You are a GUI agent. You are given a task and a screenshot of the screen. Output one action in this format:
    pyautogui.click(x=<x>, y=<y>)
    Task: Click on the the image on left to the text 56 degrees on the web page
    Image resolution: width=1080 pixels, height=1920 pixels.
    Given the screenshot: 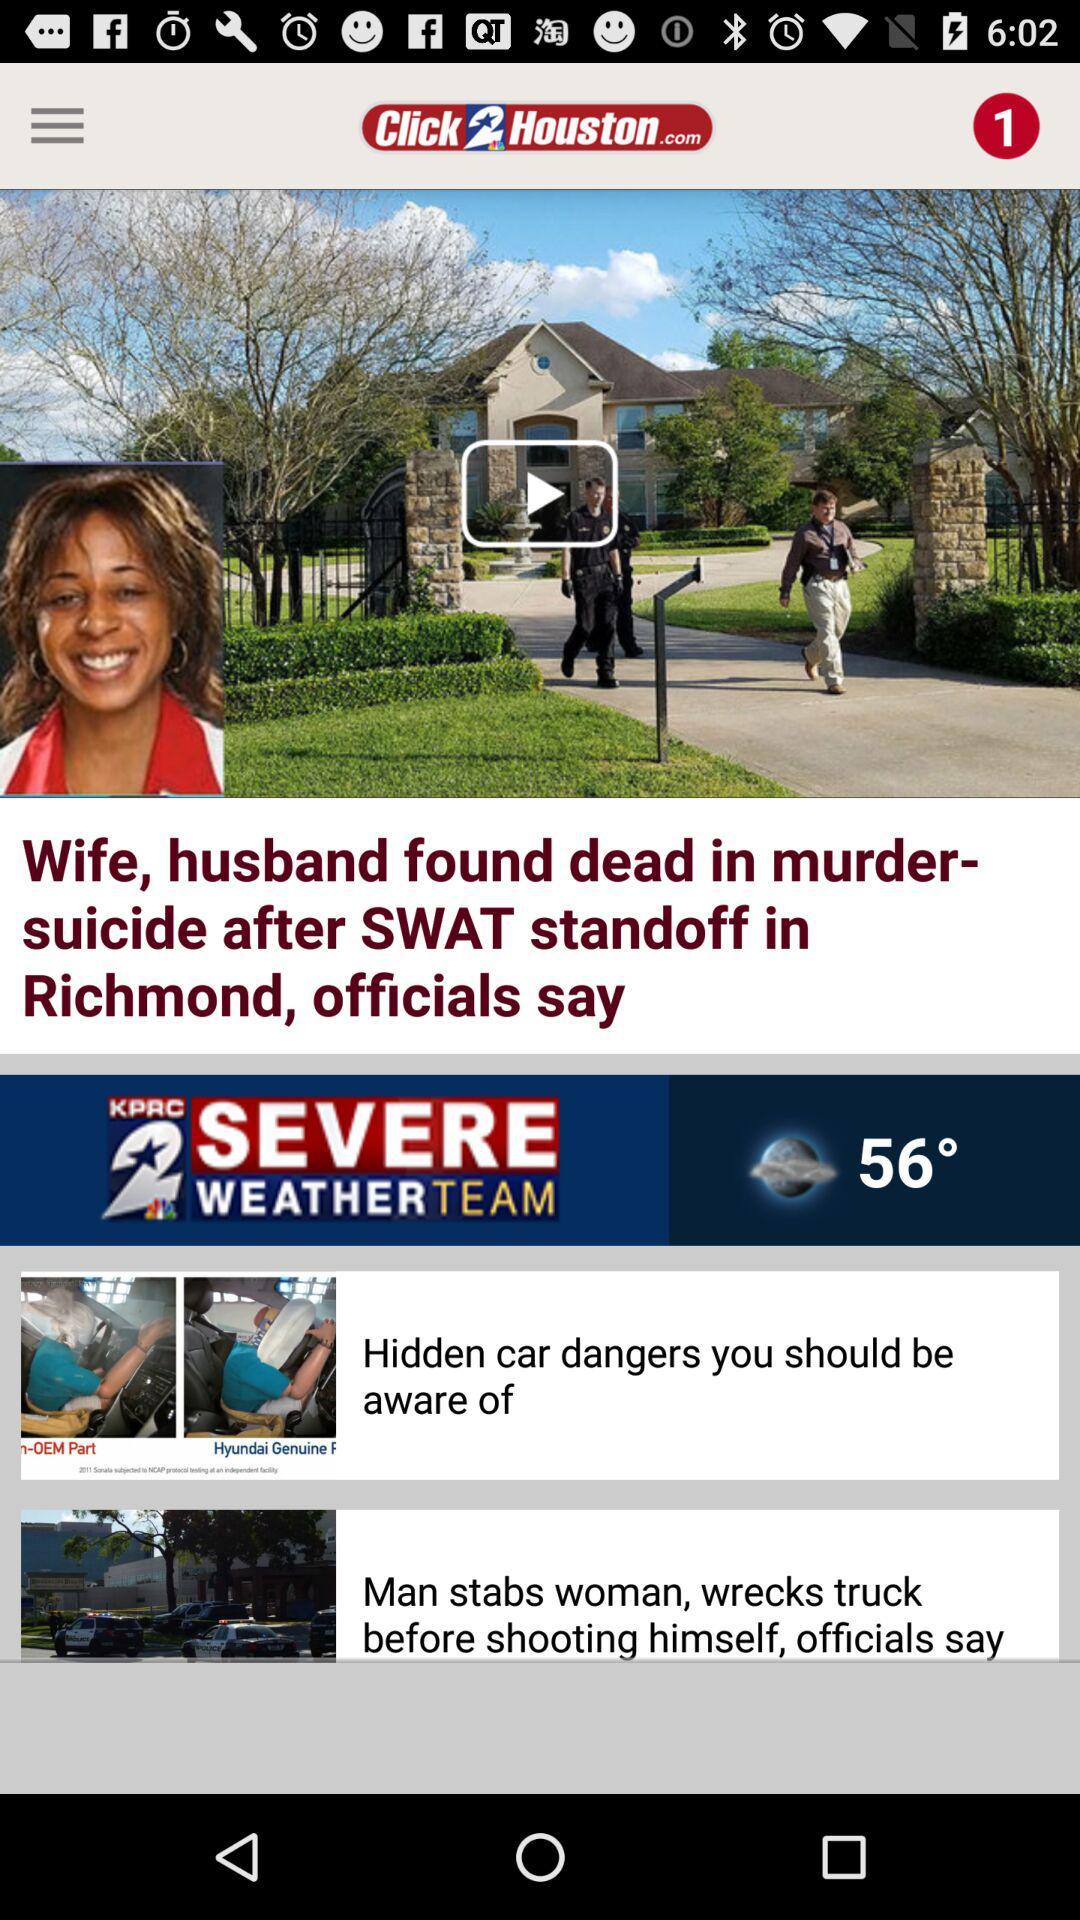 What is the action you would take?
    pyautogui.click(x=789, y=1174)
    